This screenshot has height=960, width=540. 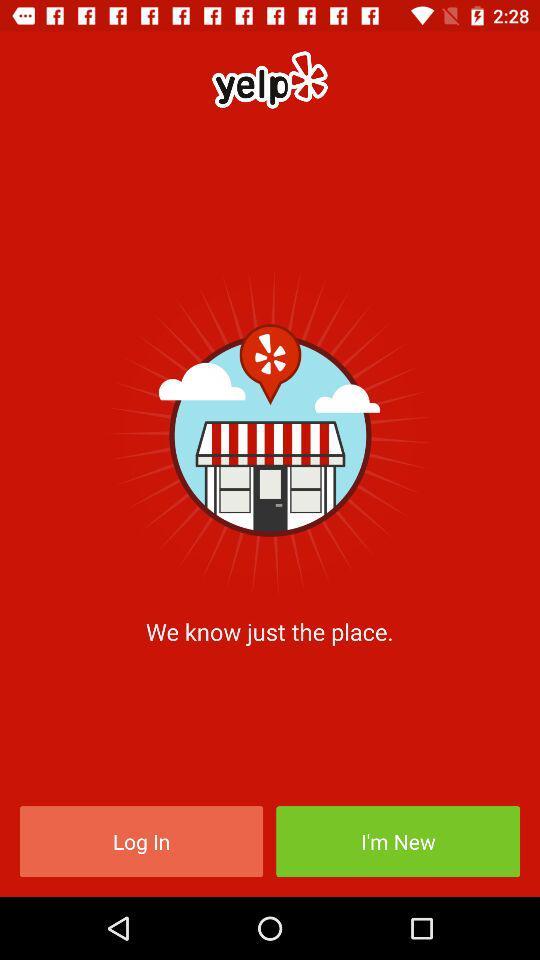 What do you see at coordinates (398, 840) in the screenshot?
I see `icon below we know just` at bounding box center [398, 840].